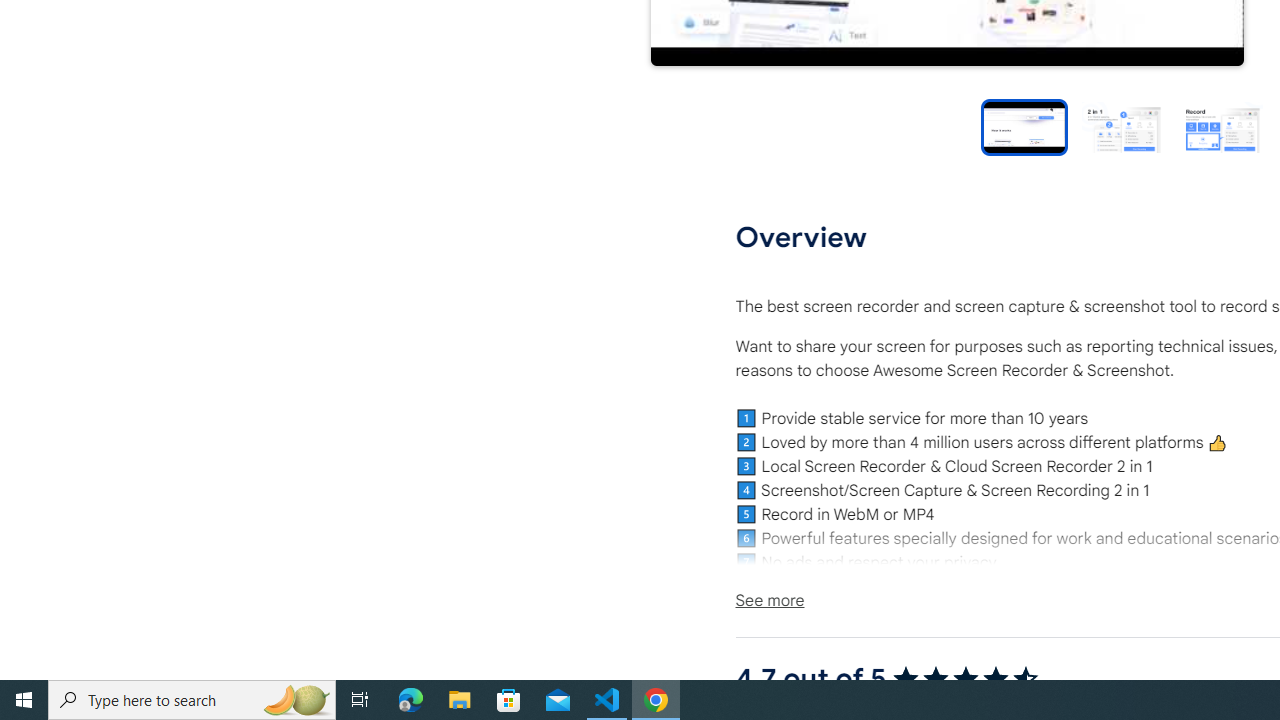  I want to click on 'Preview slide 3', so click(1221, 126).